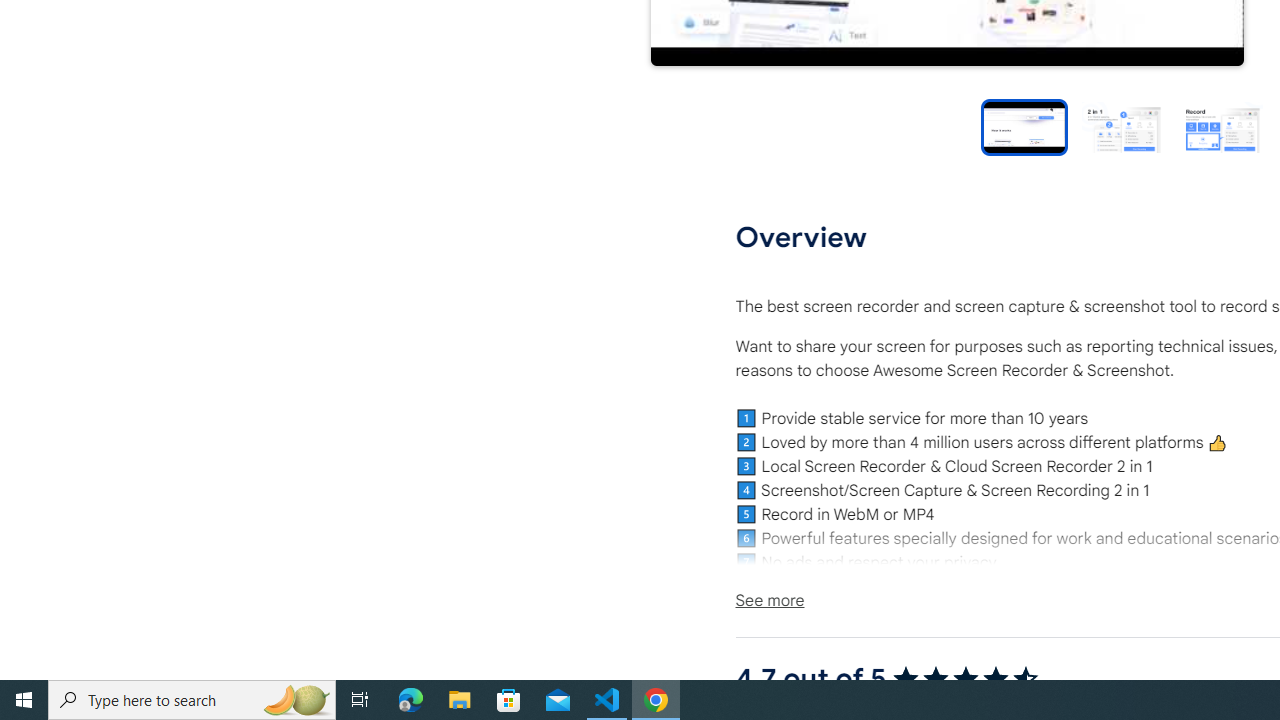  I want to click on 'Preview slide 3', so click(1221, 126).